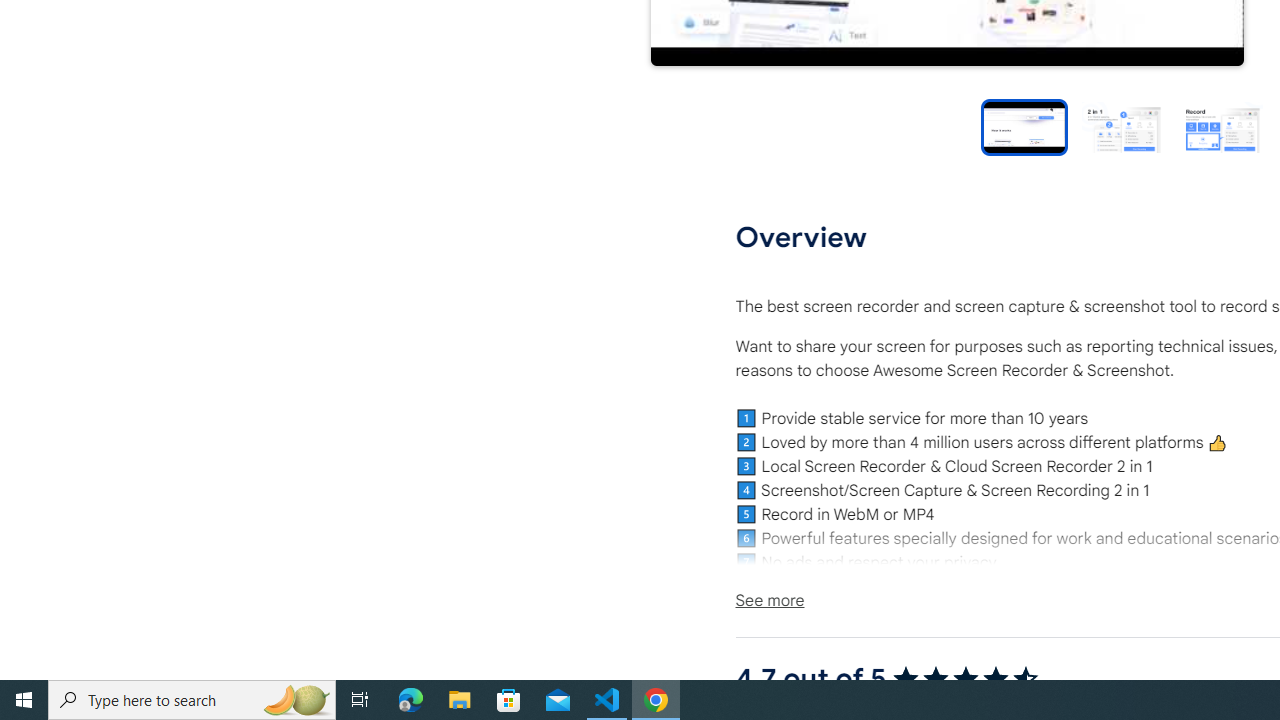  I want to click on 'Preview slide 3', so click(1221, 126).